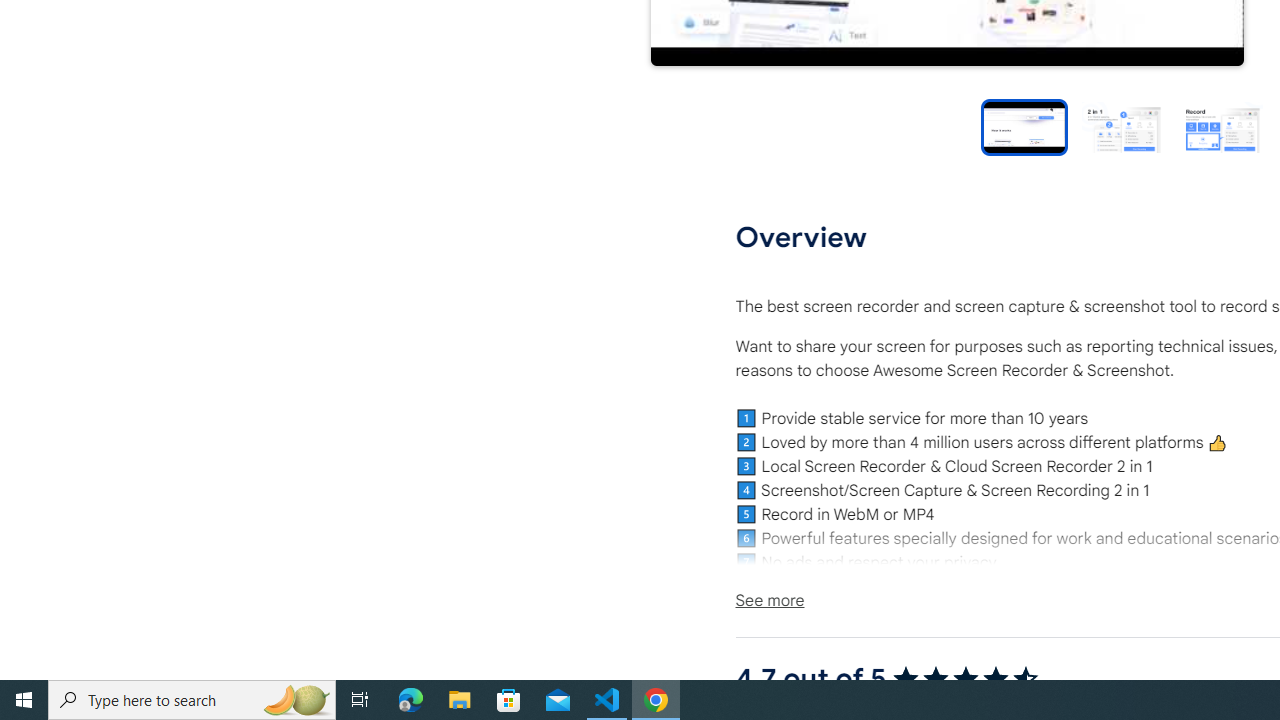  I want to click on 'Preview slide 3', so click(1221, 126).